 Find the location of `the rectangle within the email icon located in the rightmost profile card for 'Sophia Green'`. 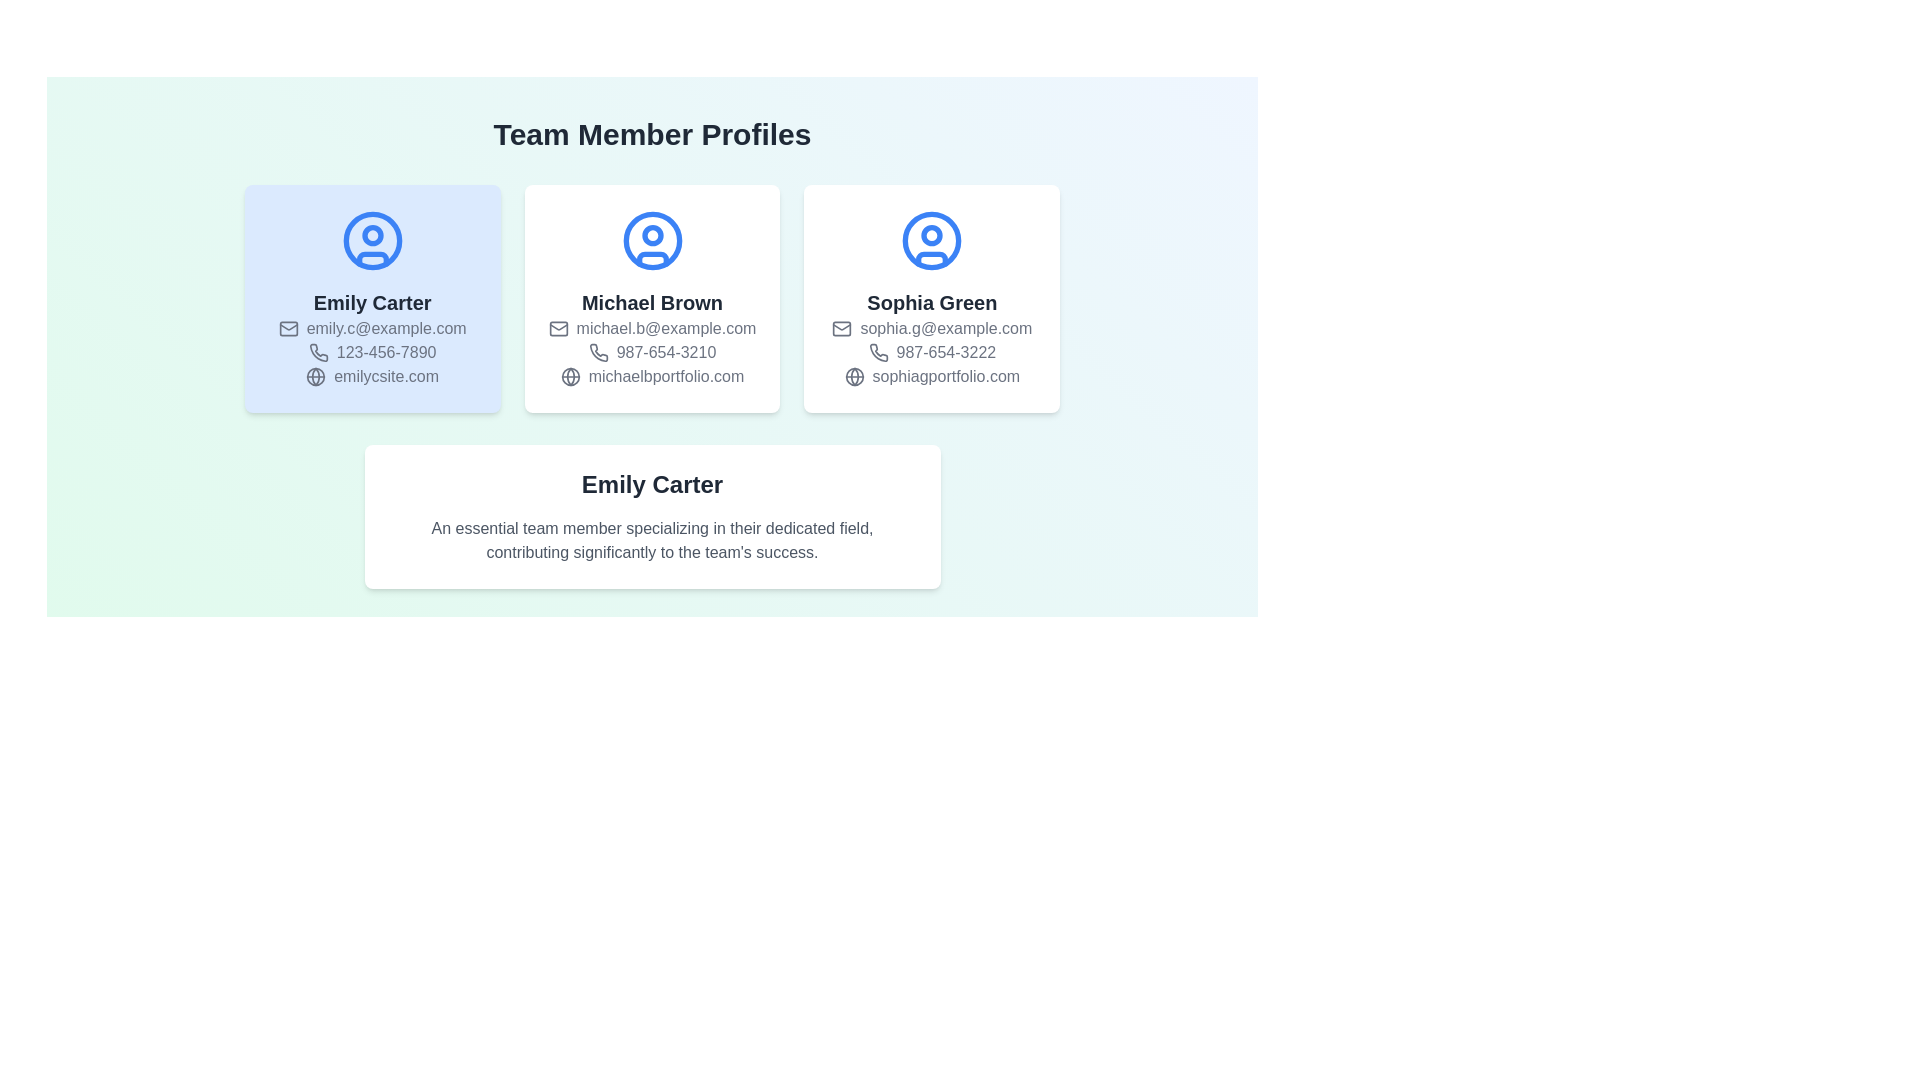

the rectangle within the email icon located in the rightmost profile card for 'Sophia Green' is located at coordinates (842, 327).